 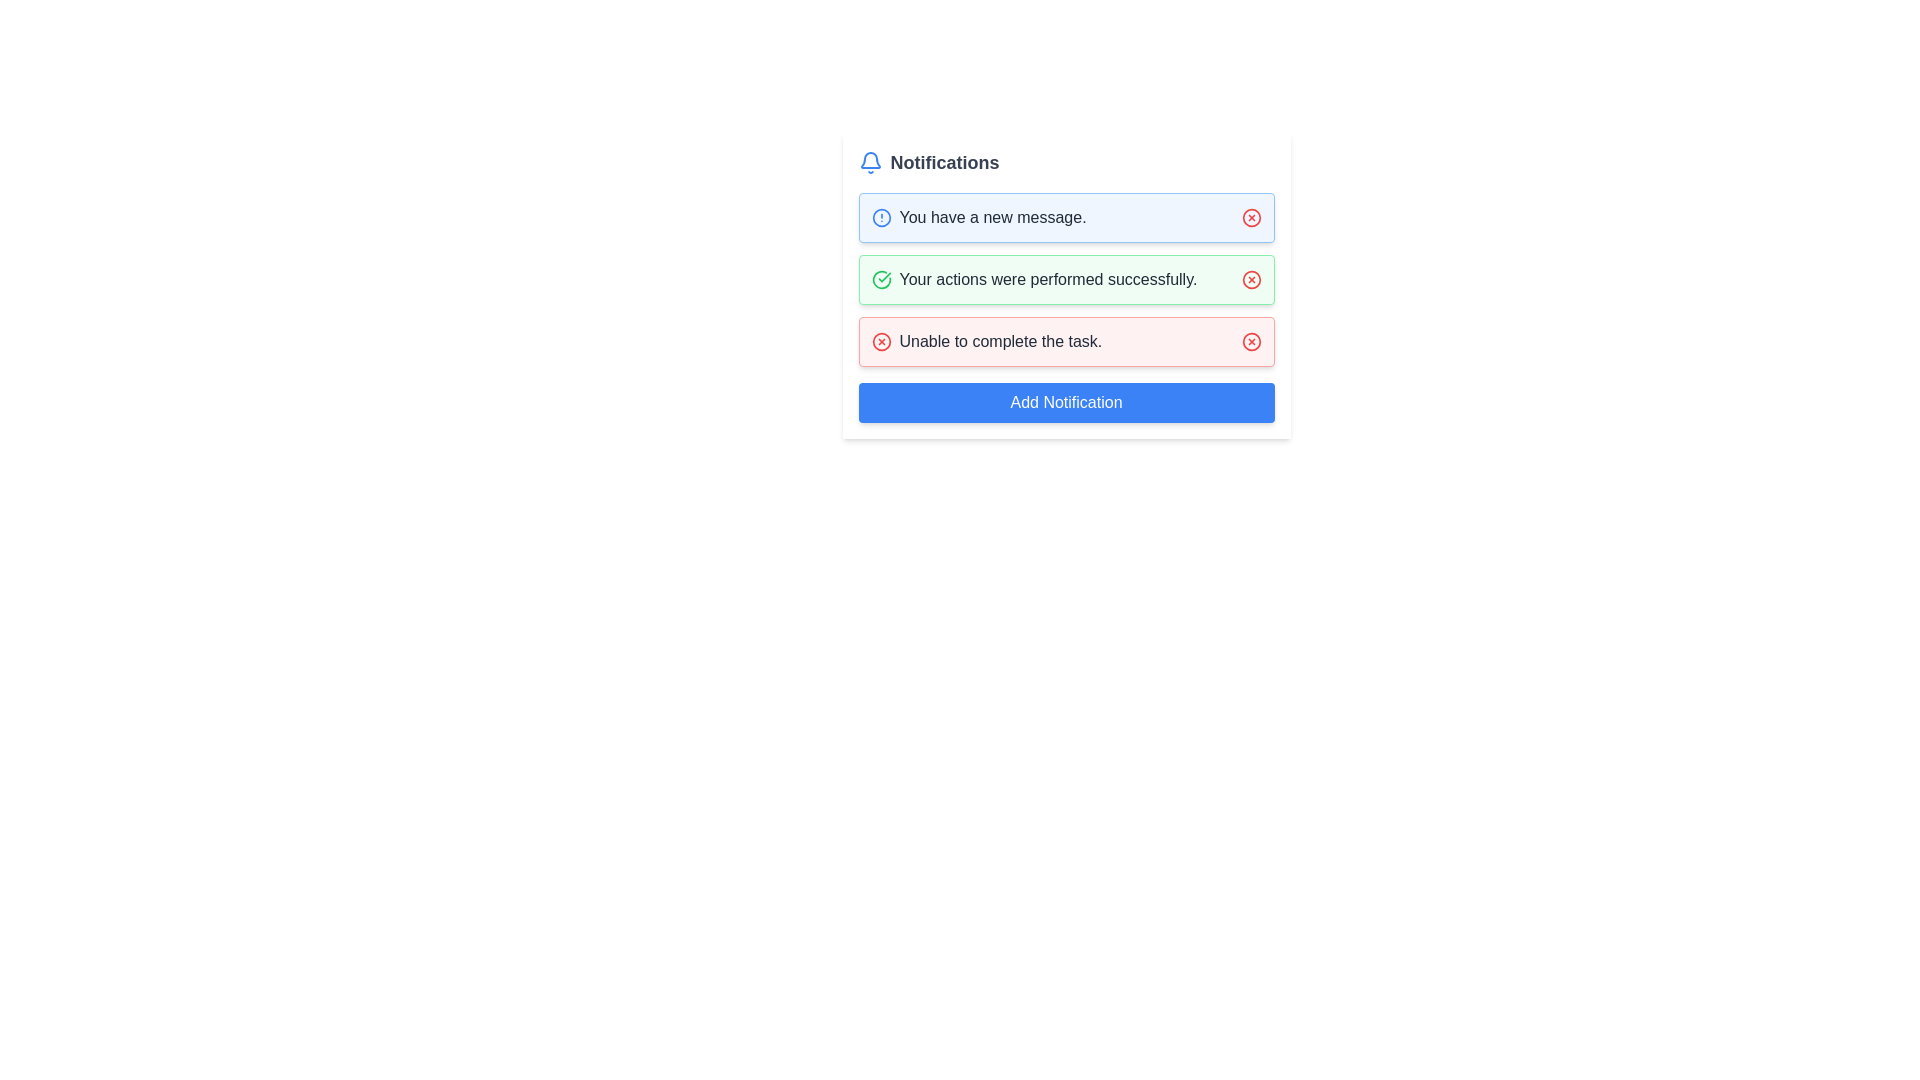 What do you see at coordinates (880, 218) in the screenshot?
I see `circular icon with a blue border located in the notification panel, aligned with the topmost notification entry, for additional information` at bounding box center [880, 218].